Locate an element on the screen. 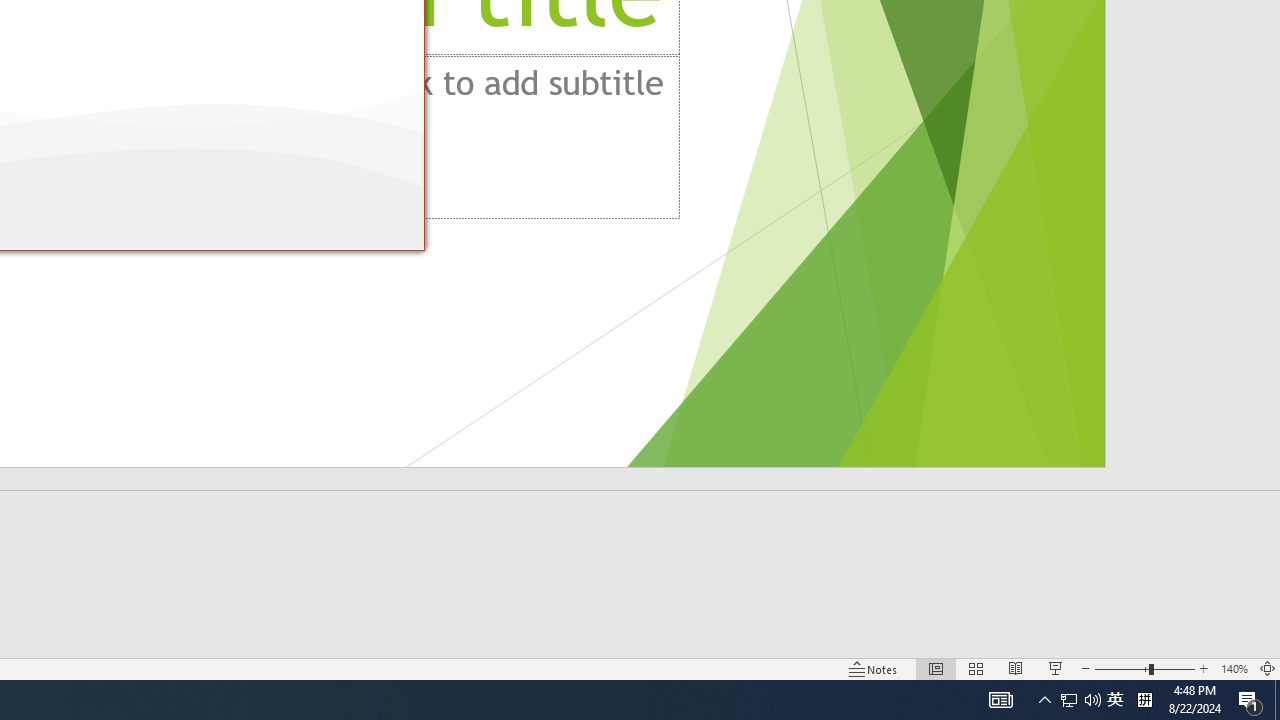 The image size is (1280, 720). 'Zoom 140%' is located at coordinates (1233, 669).